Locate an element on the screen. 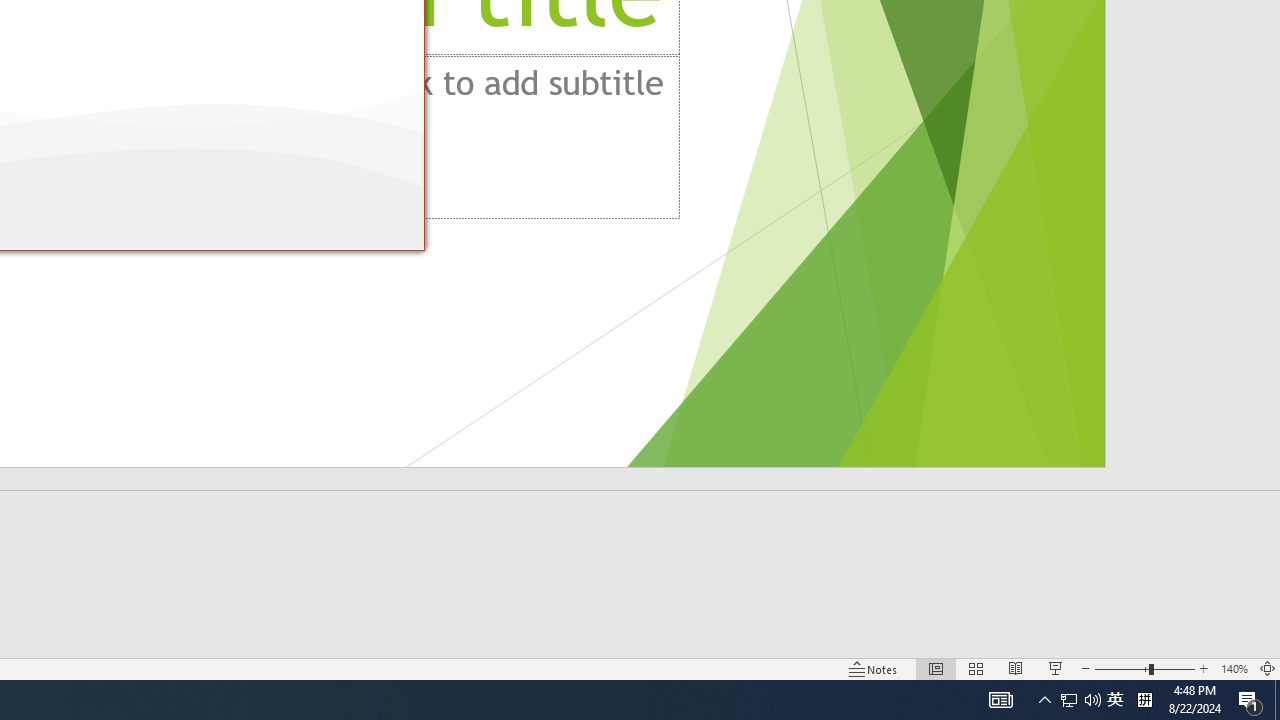 The image size is (1280, 720). 'Zoom 140%' is located at coordinates (1233, 669).